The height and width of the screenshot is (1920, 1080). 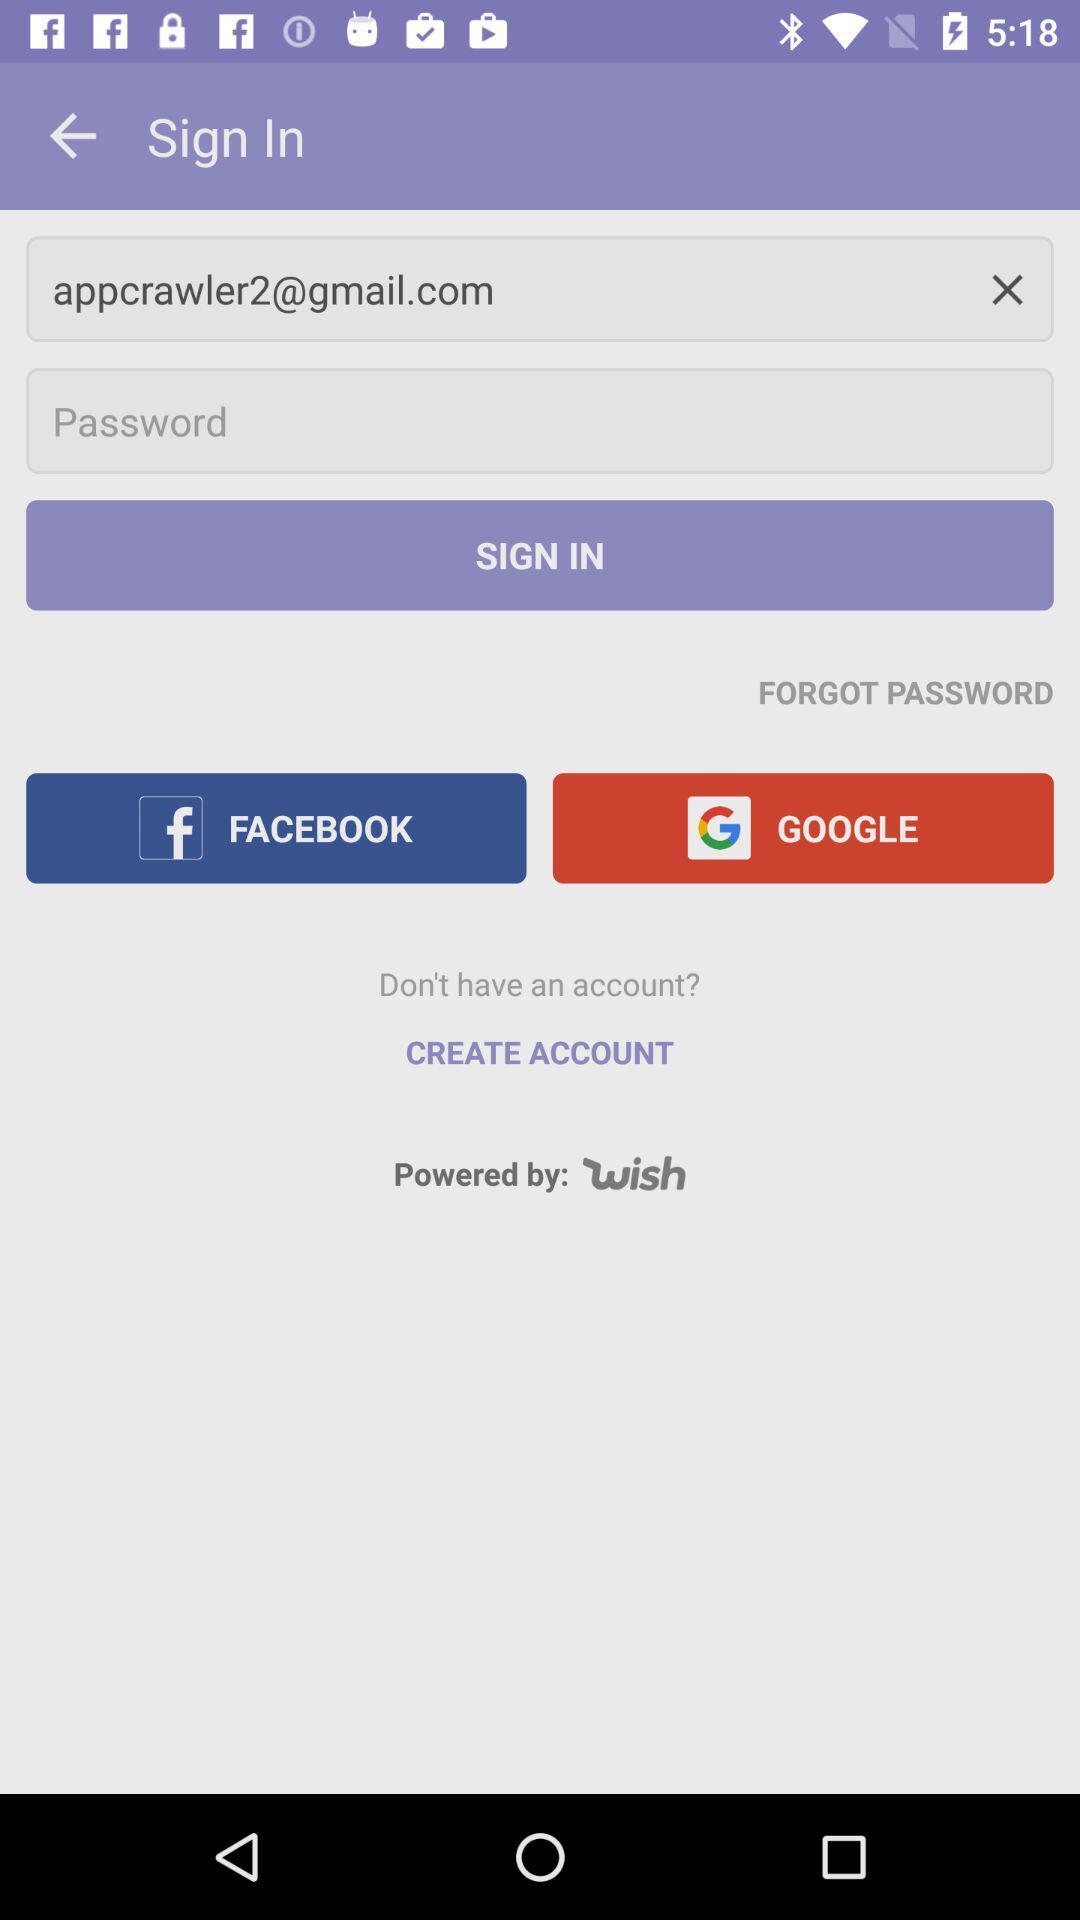 I want to click on appcrawler2@gmail.com icon, so click(x=540, y=288).